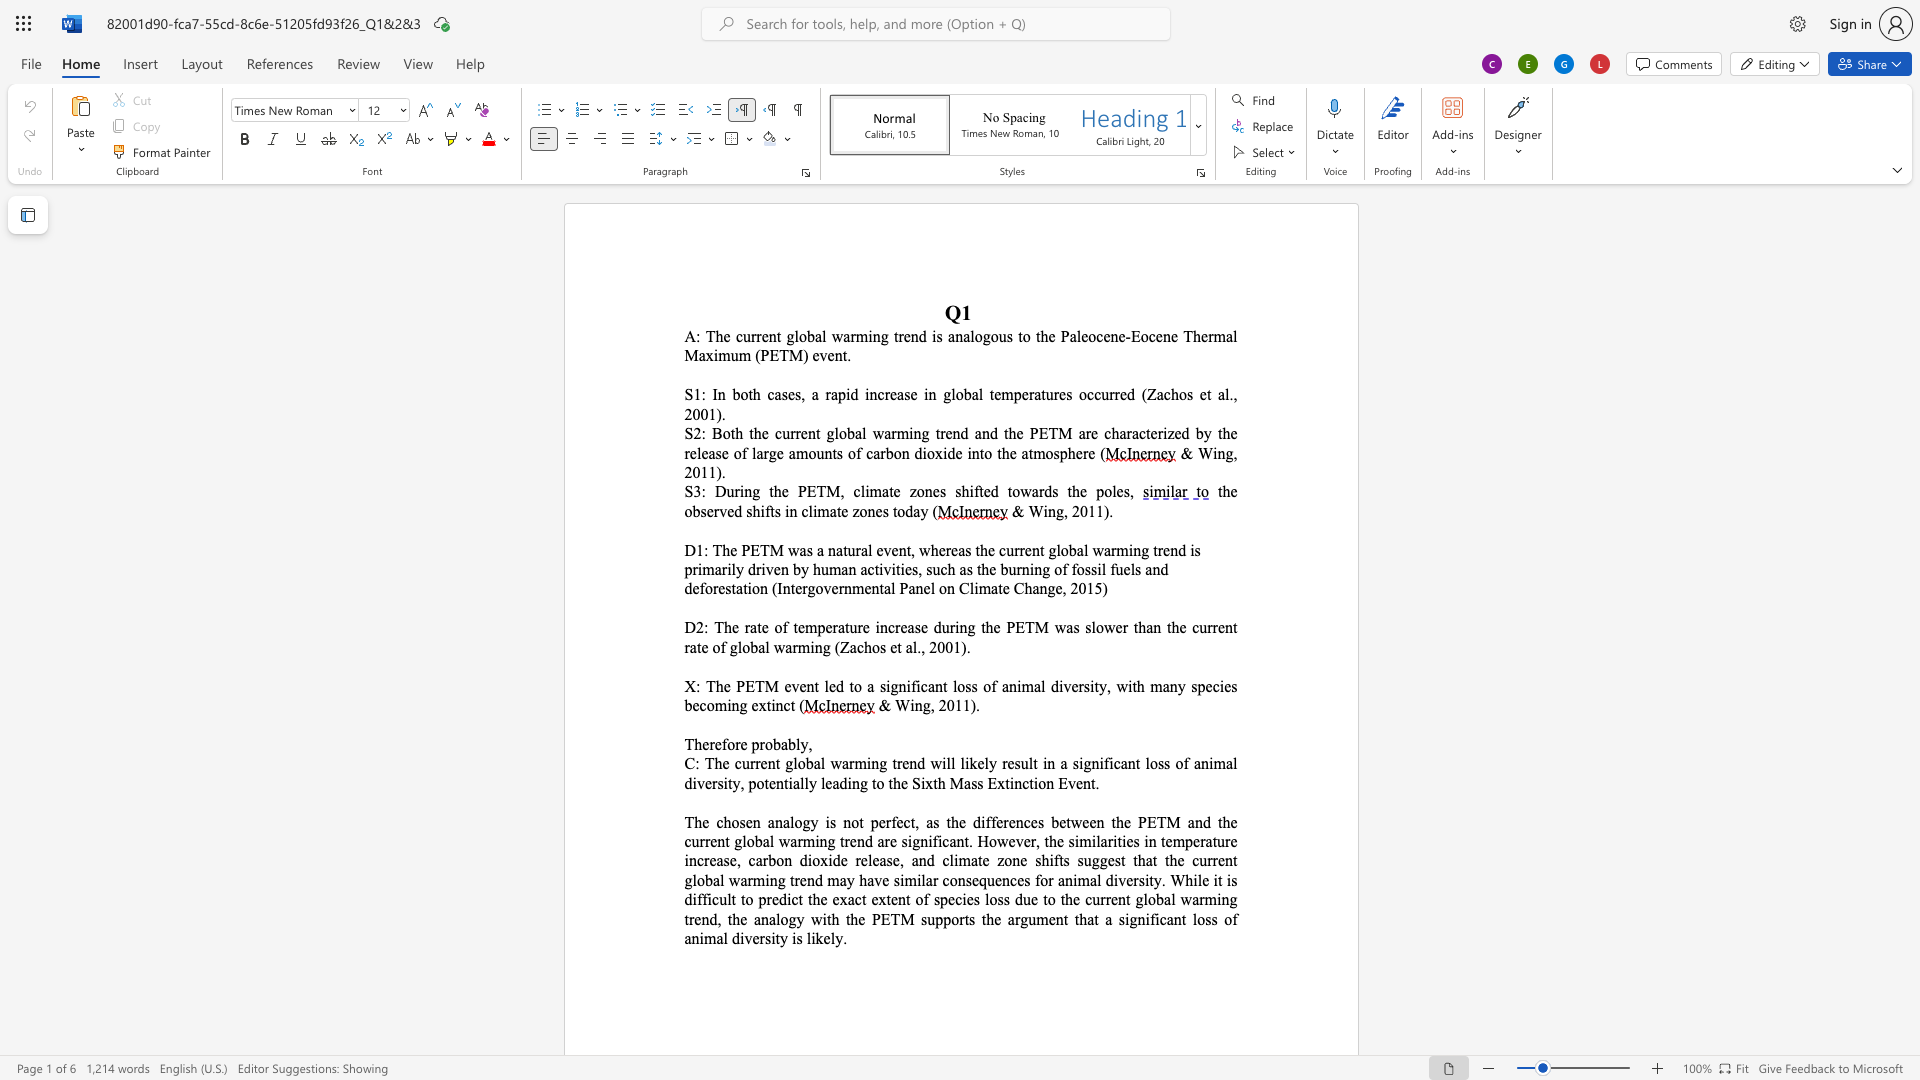 Image resolution: width=1920 pixels, height=1080 pixels. I want to click on the 1th character "v" in the text, so click(794, 685).